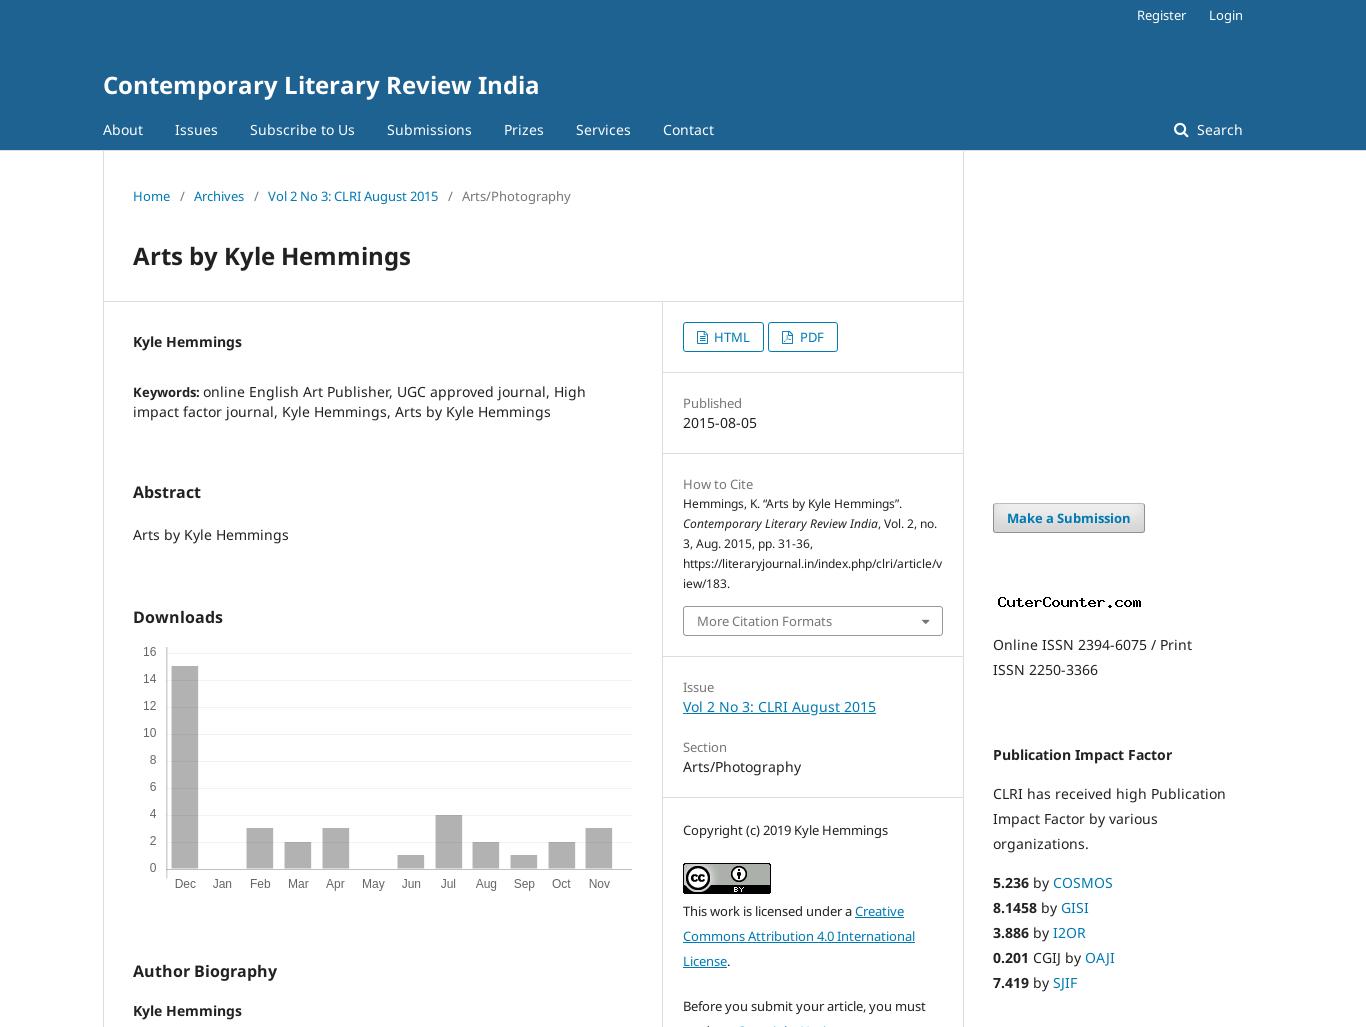 The image size is (1366, 1027). I want to click on 'Archives', so click(217, 194).